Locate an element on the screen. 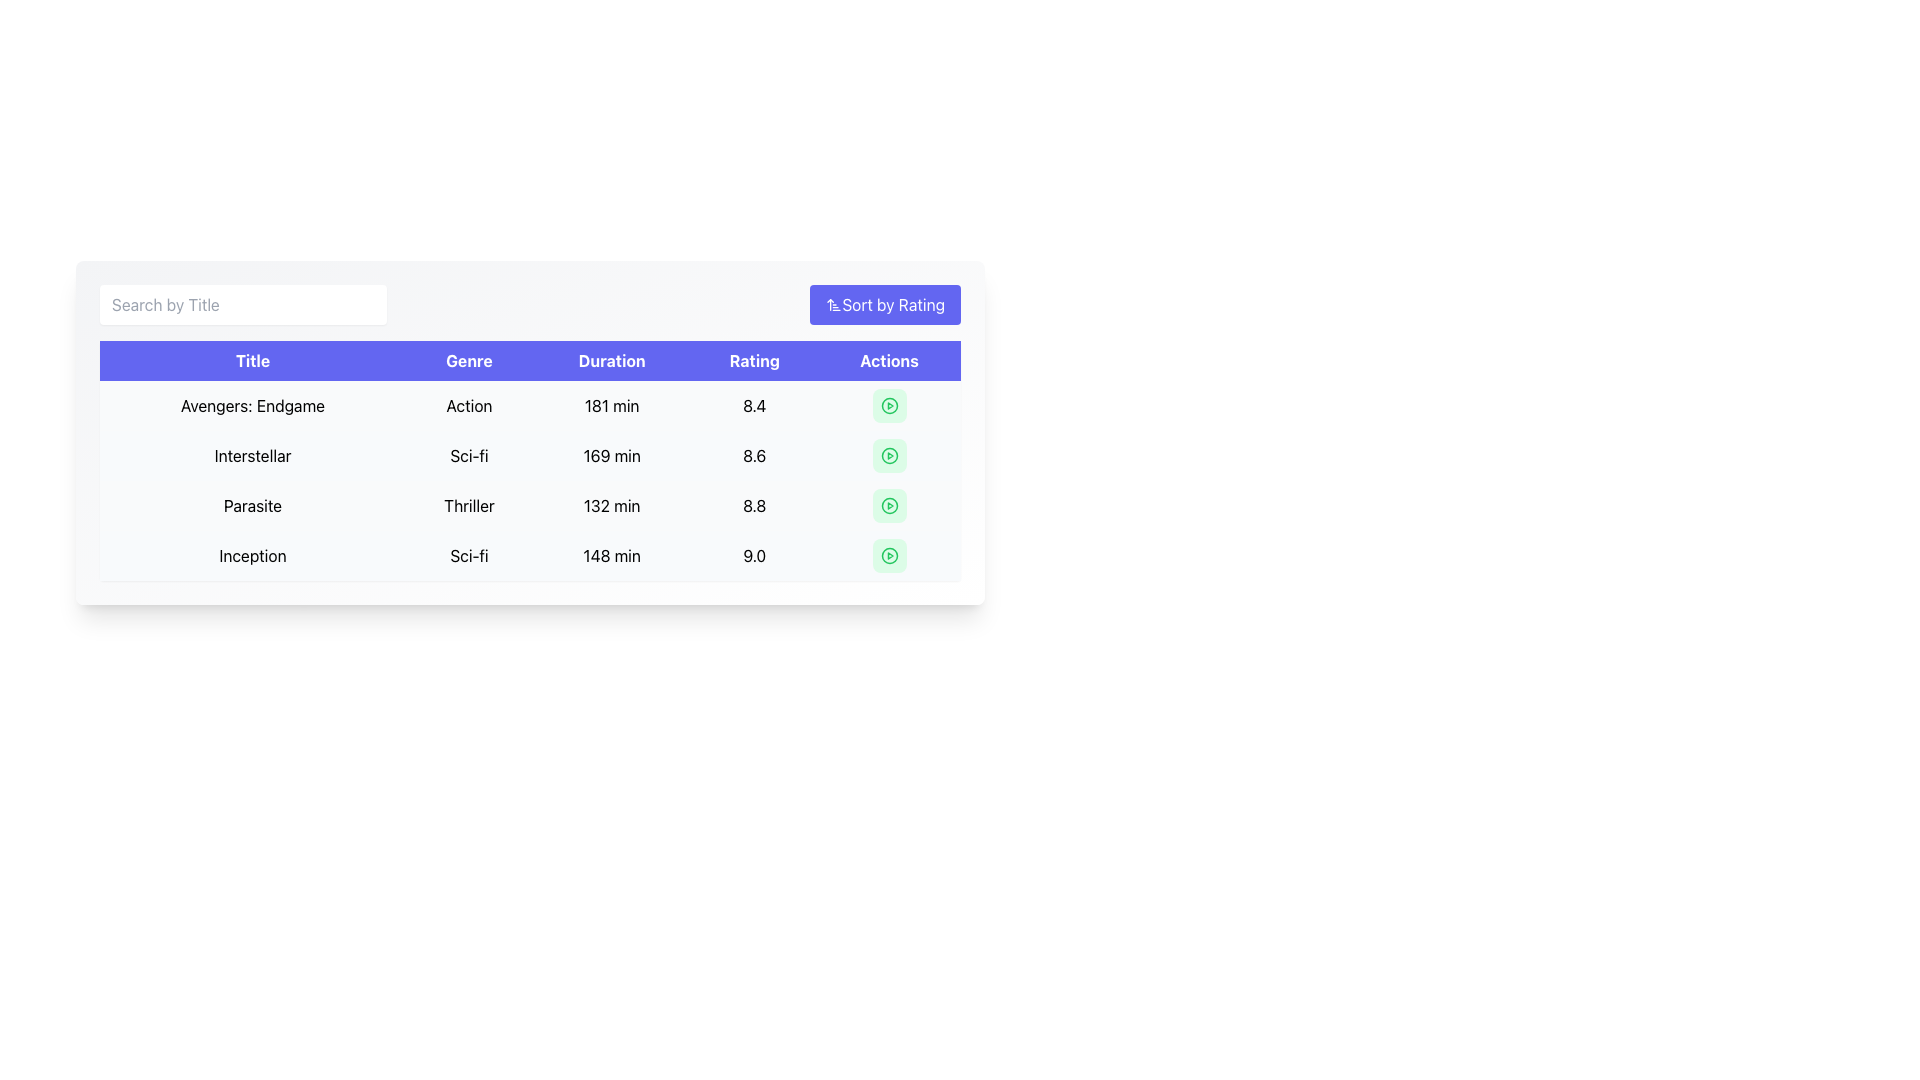 The width and height of the screenshot is (1920, 1080). static text element displaying 'Parasite', which is located in the third row of the 'Title' column in a grid layout, with a black font on a white background is located at coordinates (252, 504).